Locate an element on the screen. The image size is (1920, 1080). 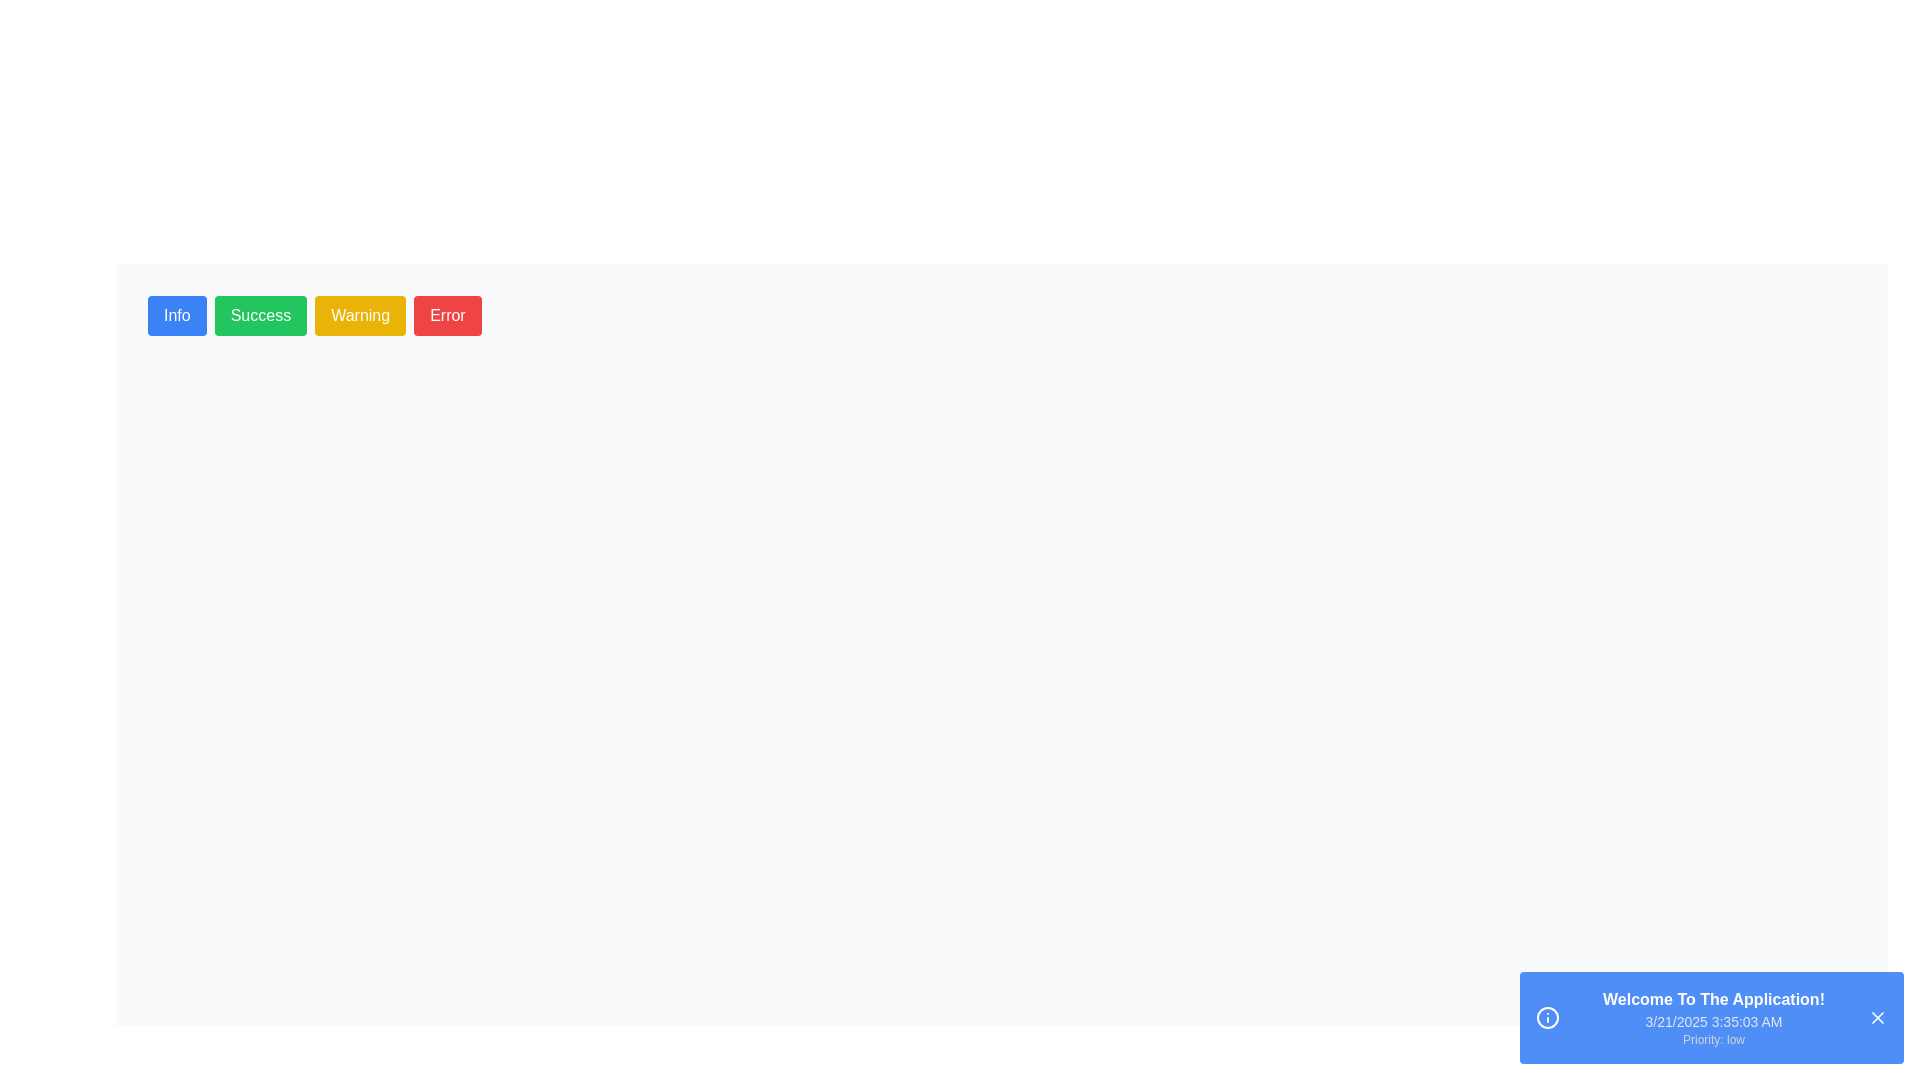
the static text element displaying 'Welcome to the application!' which is styled in bold and capitalized font within a blue notification box located at the bottom-right corner of the interface is located at coordinates (1712, 999).